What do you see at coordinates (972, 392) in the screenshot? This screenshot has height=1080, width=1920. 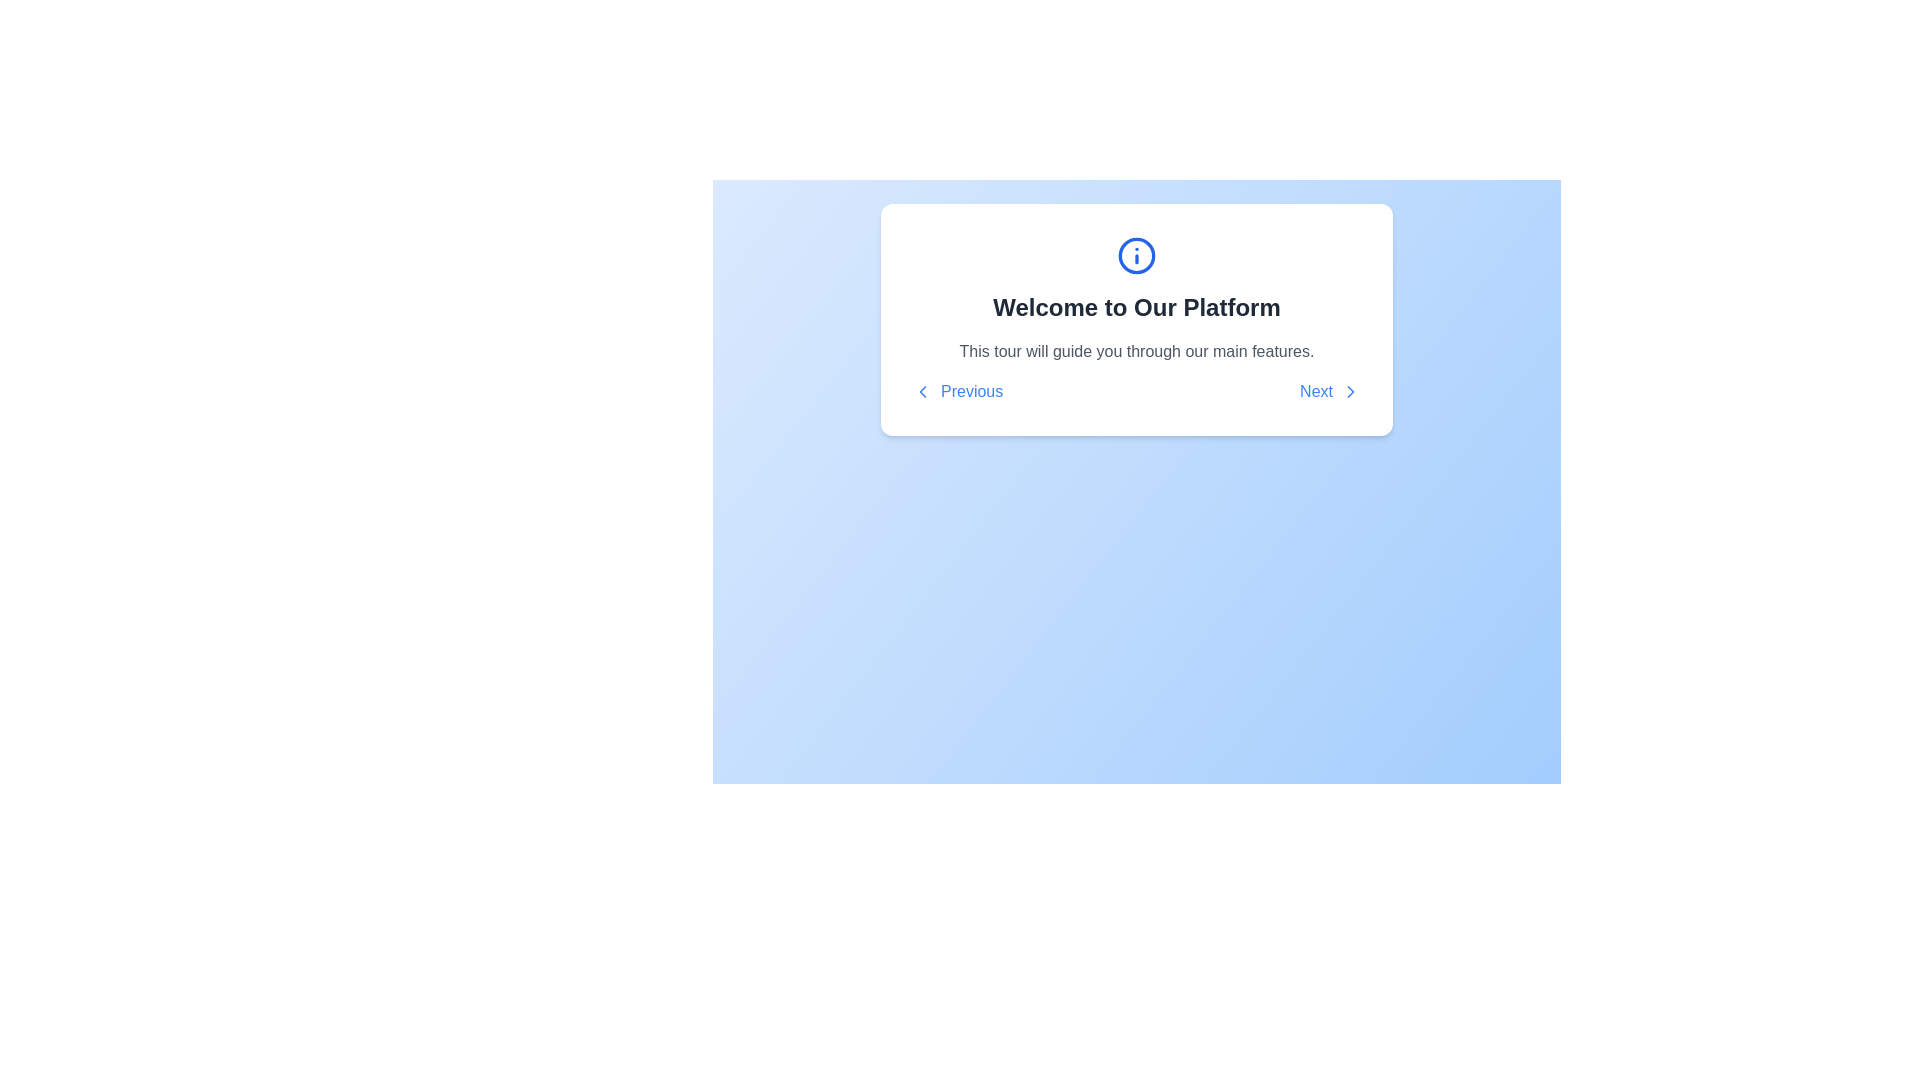 I see `the 'Previous' text label located in the lower-left area of the modal dialog box` at bounding box center [972, 392].